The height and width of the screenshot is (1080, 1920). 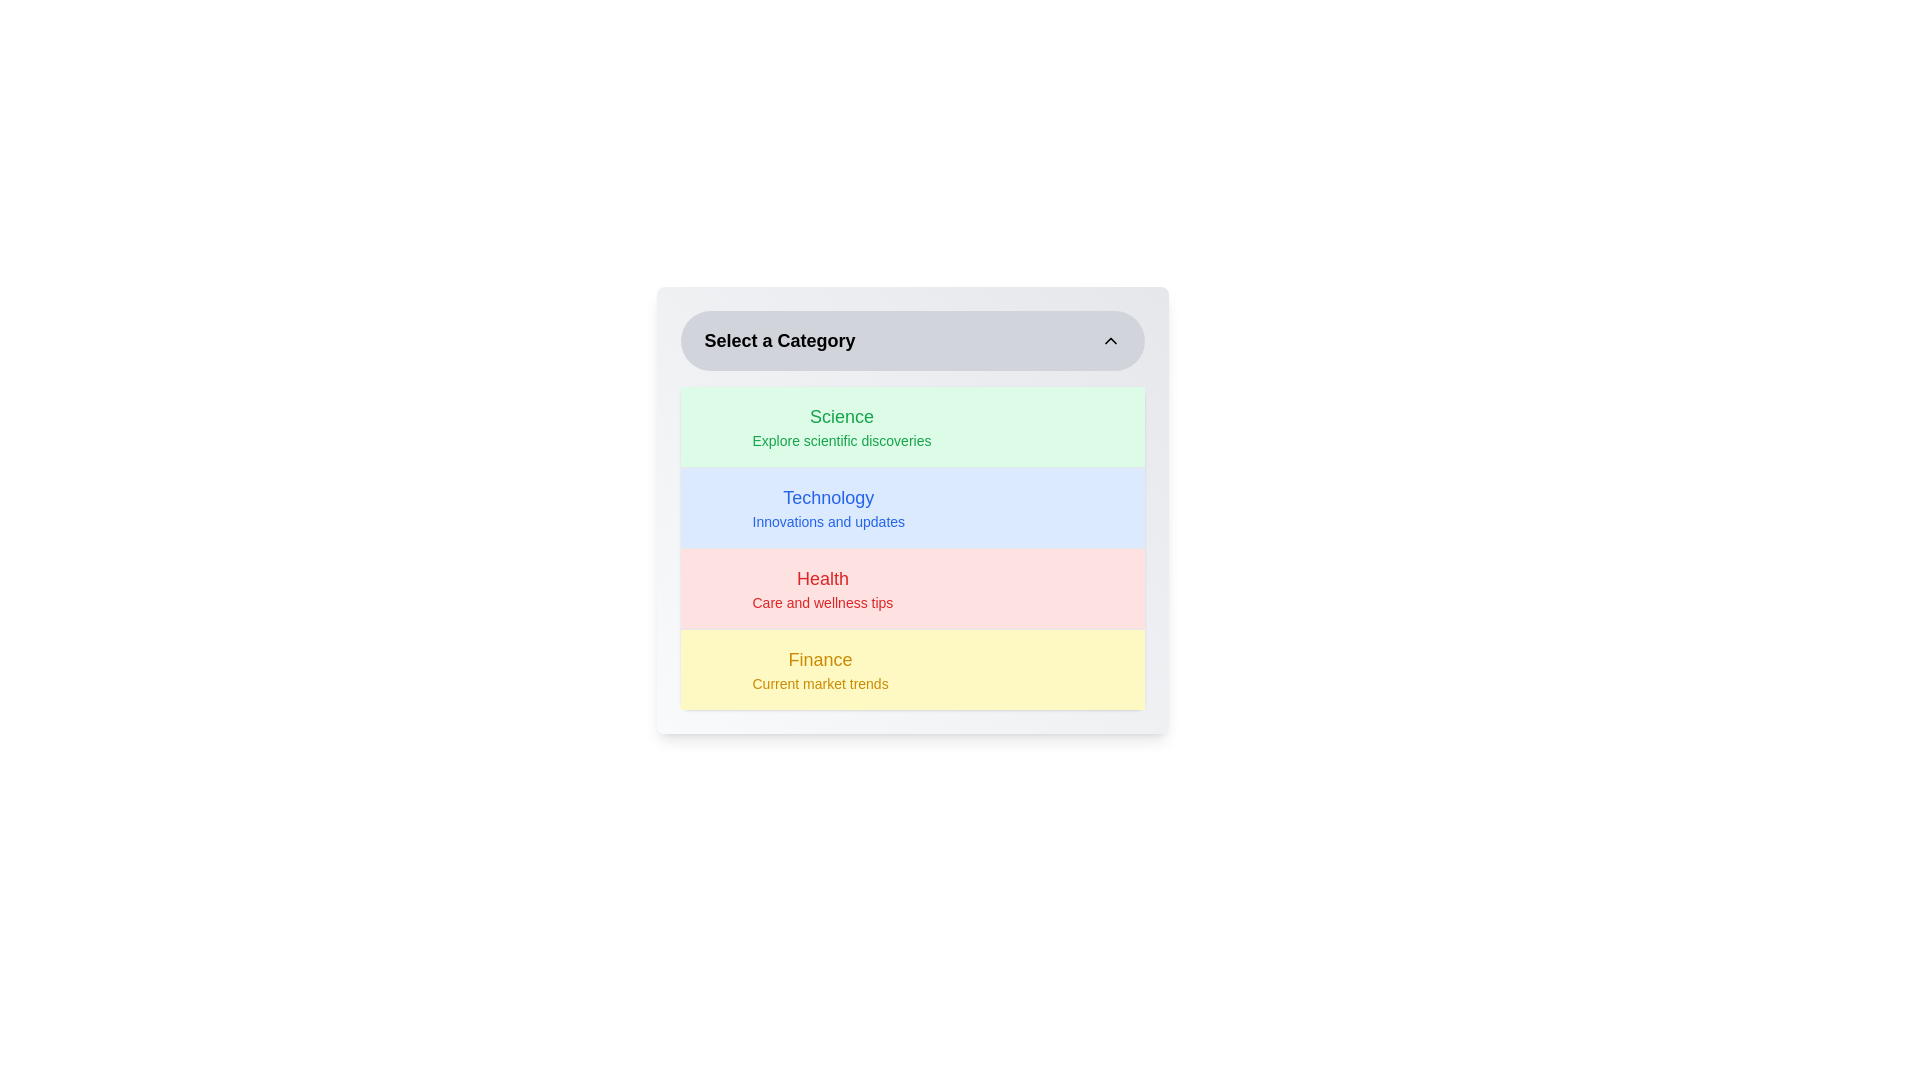 What do you see at coordinates (911, 669) in the screenshot?
I see `the category Finance from the list` at bounding box center [911, 669].